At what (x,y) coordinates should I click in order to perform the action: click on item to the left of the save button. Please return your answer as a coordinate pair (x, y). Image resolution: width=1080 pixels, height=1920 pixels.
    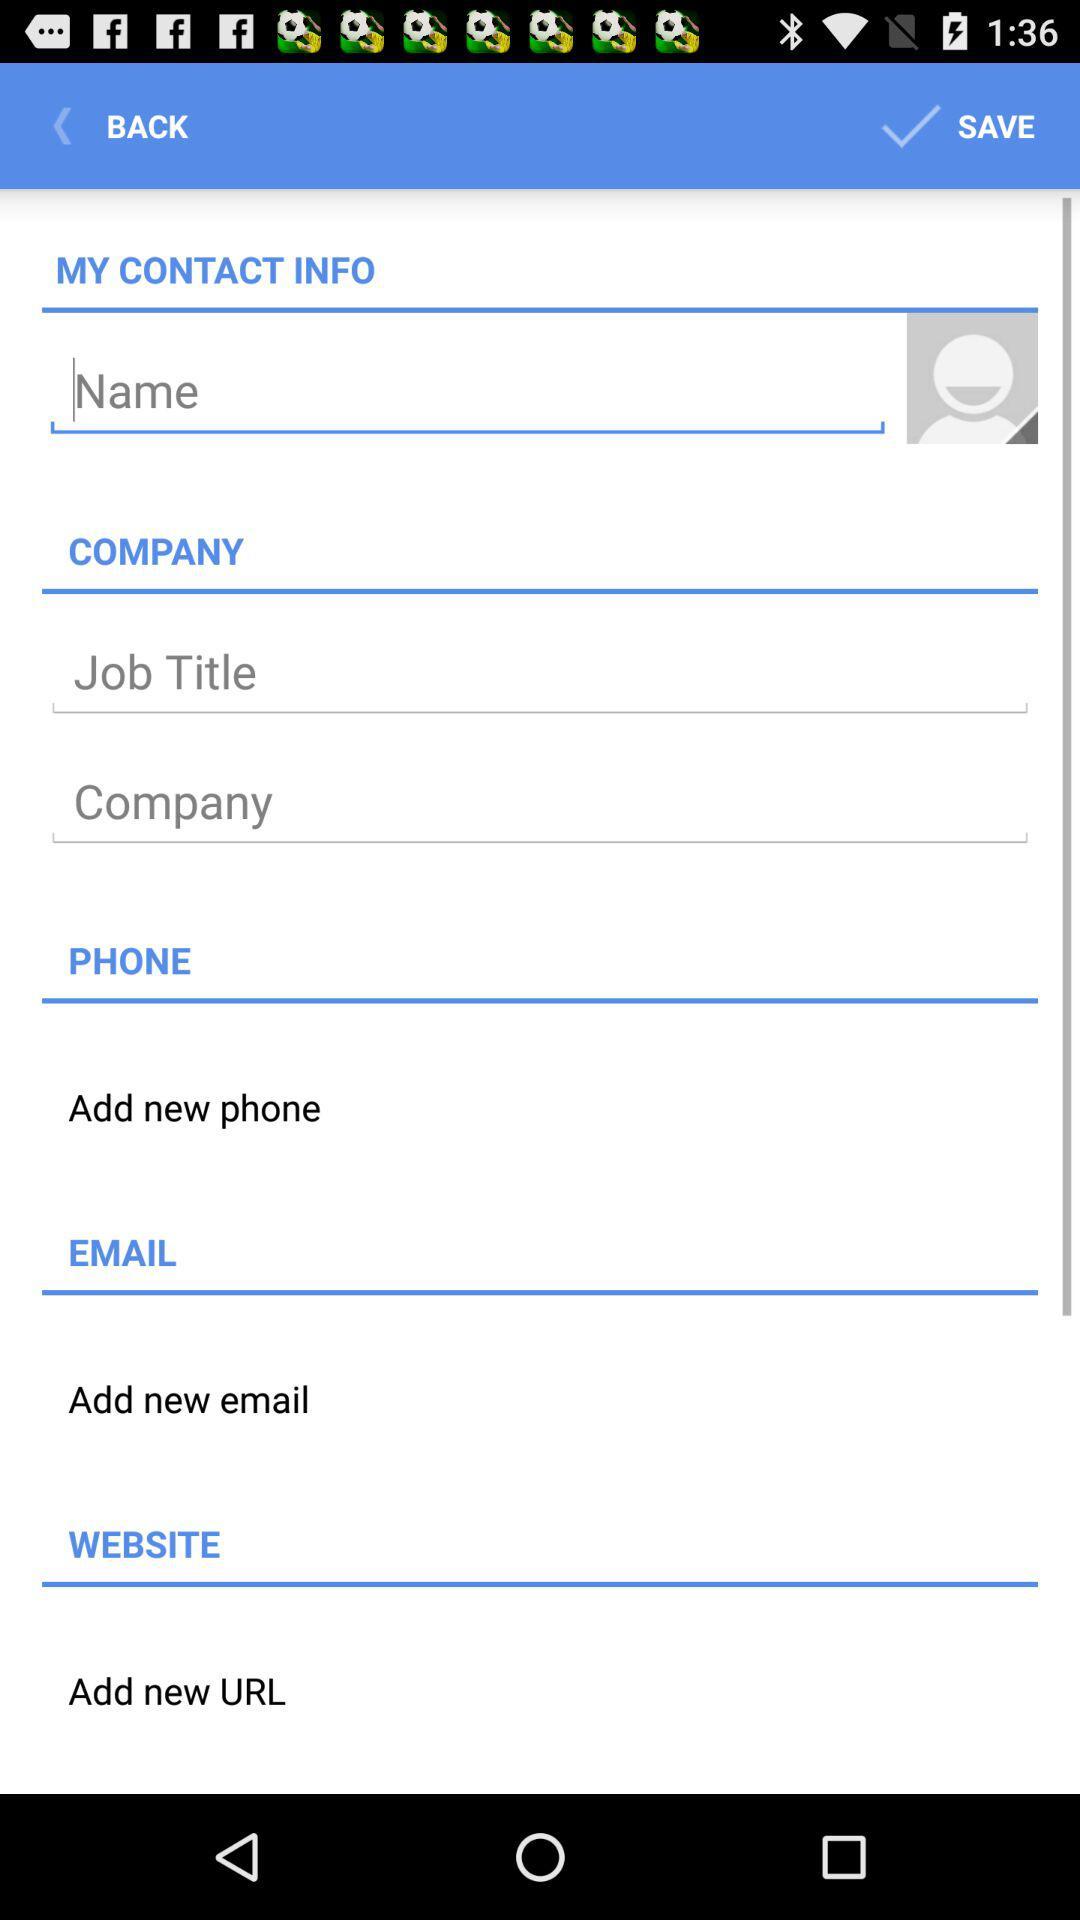
    Looking at the image, I should click on (126, 124).